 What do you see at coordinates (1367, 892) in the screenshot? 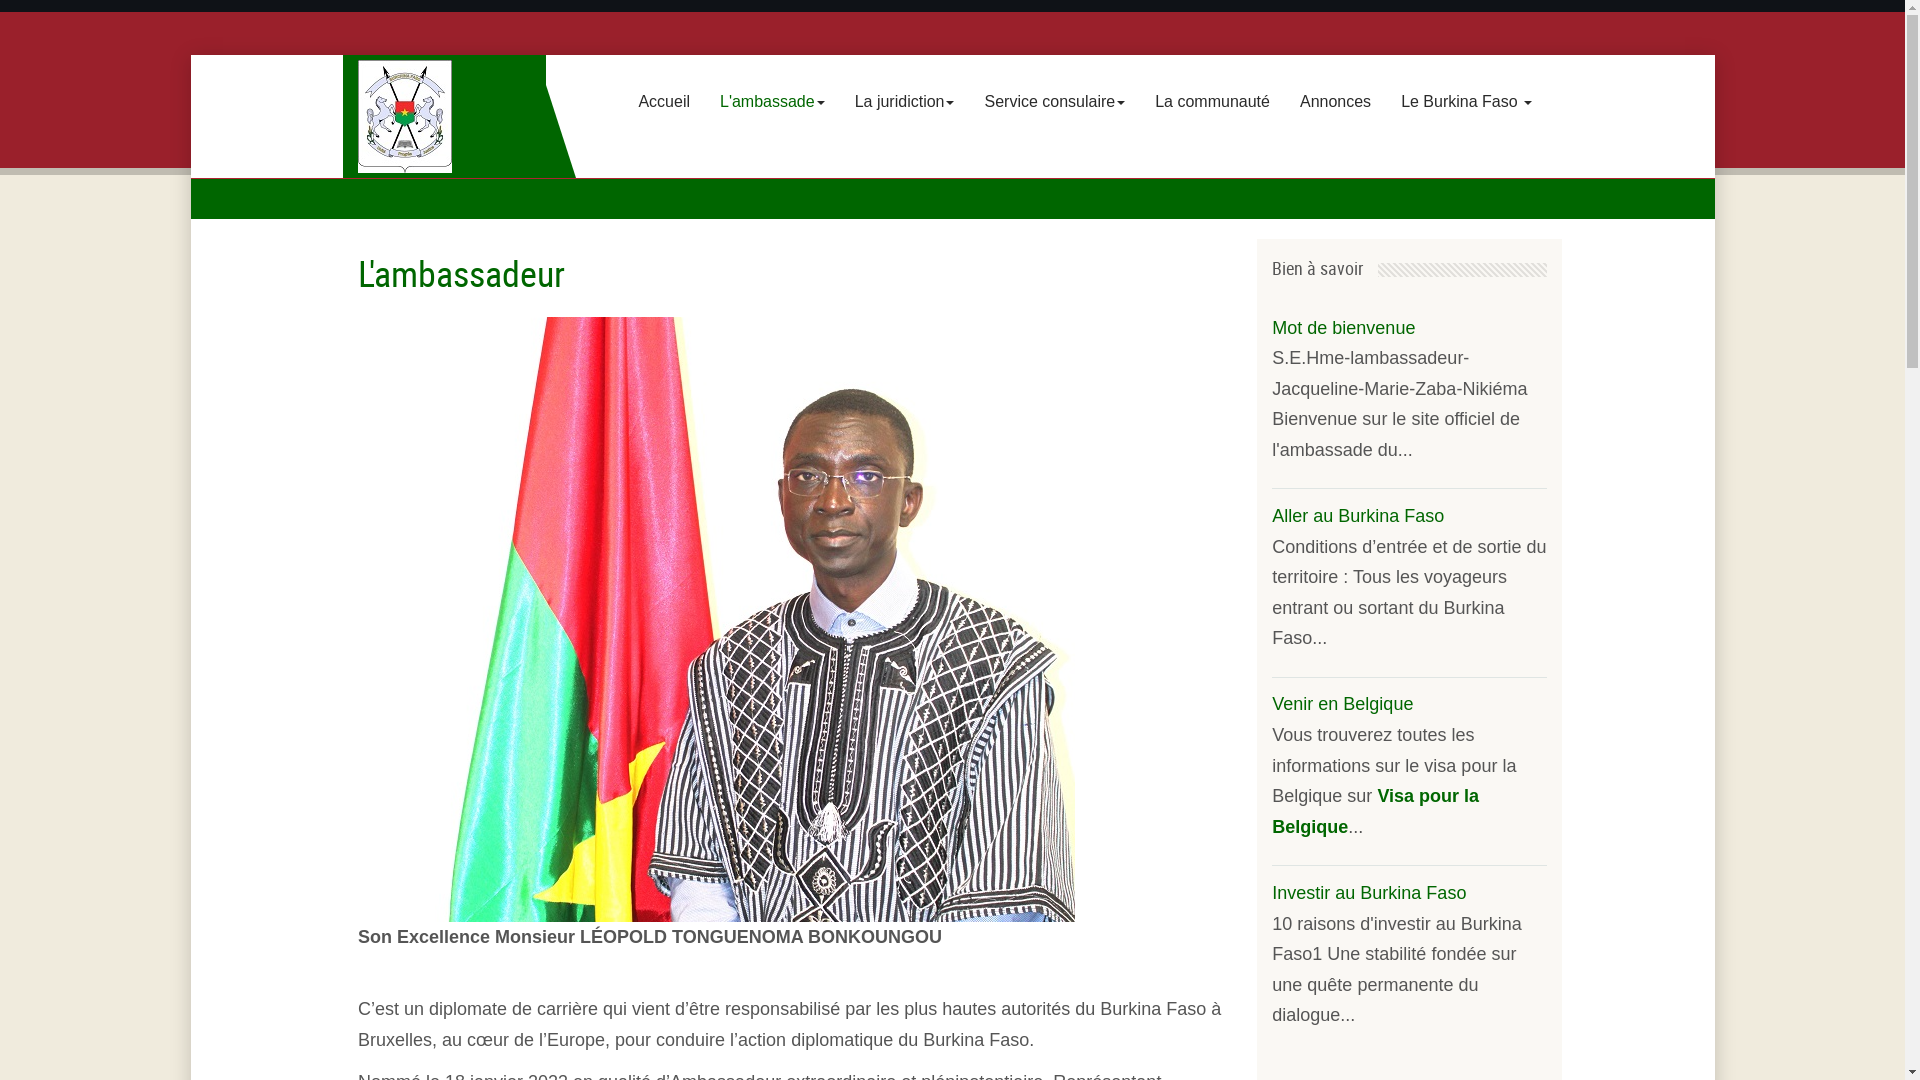
I see `'Investir au Burkina Faso'` at bounding box center [1367, 892].